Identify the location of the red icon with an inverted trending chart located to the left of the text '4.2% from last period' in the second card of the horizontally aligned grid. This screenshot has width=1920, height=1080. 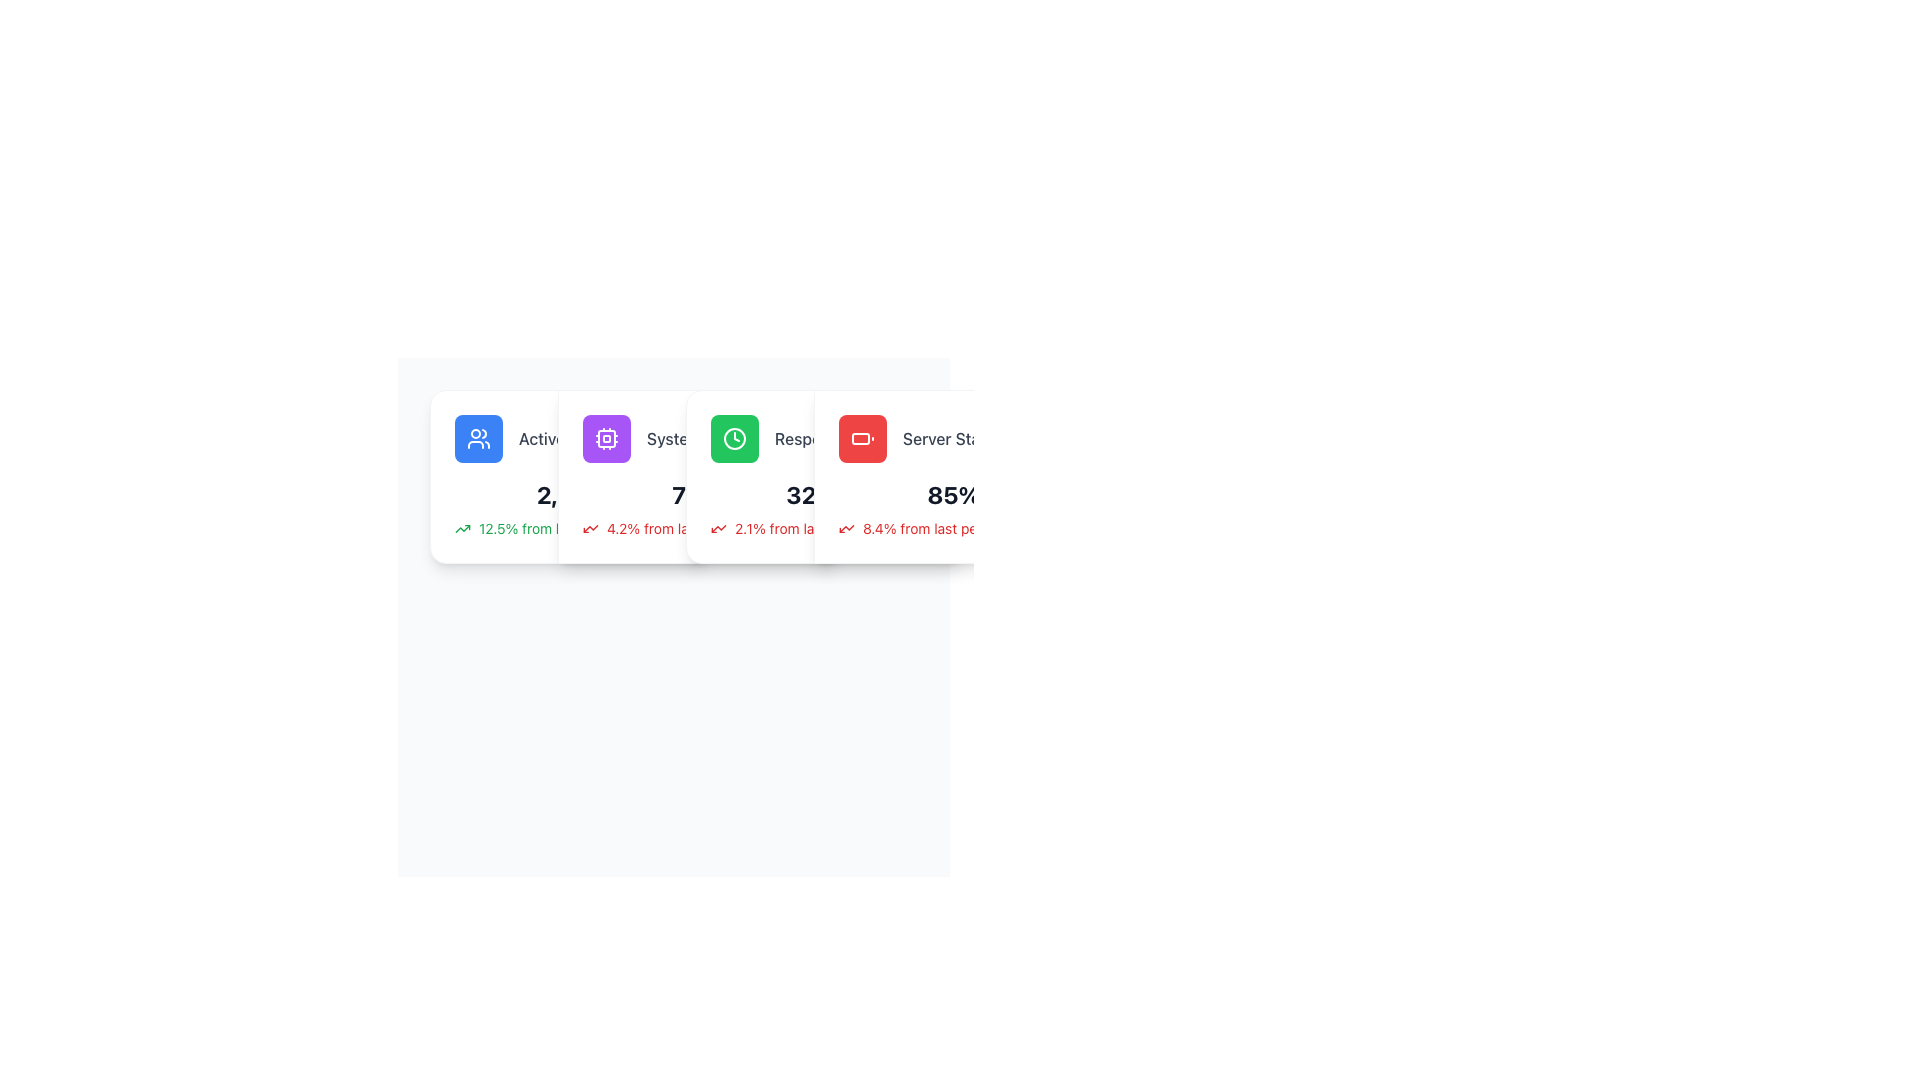
(589, 527).